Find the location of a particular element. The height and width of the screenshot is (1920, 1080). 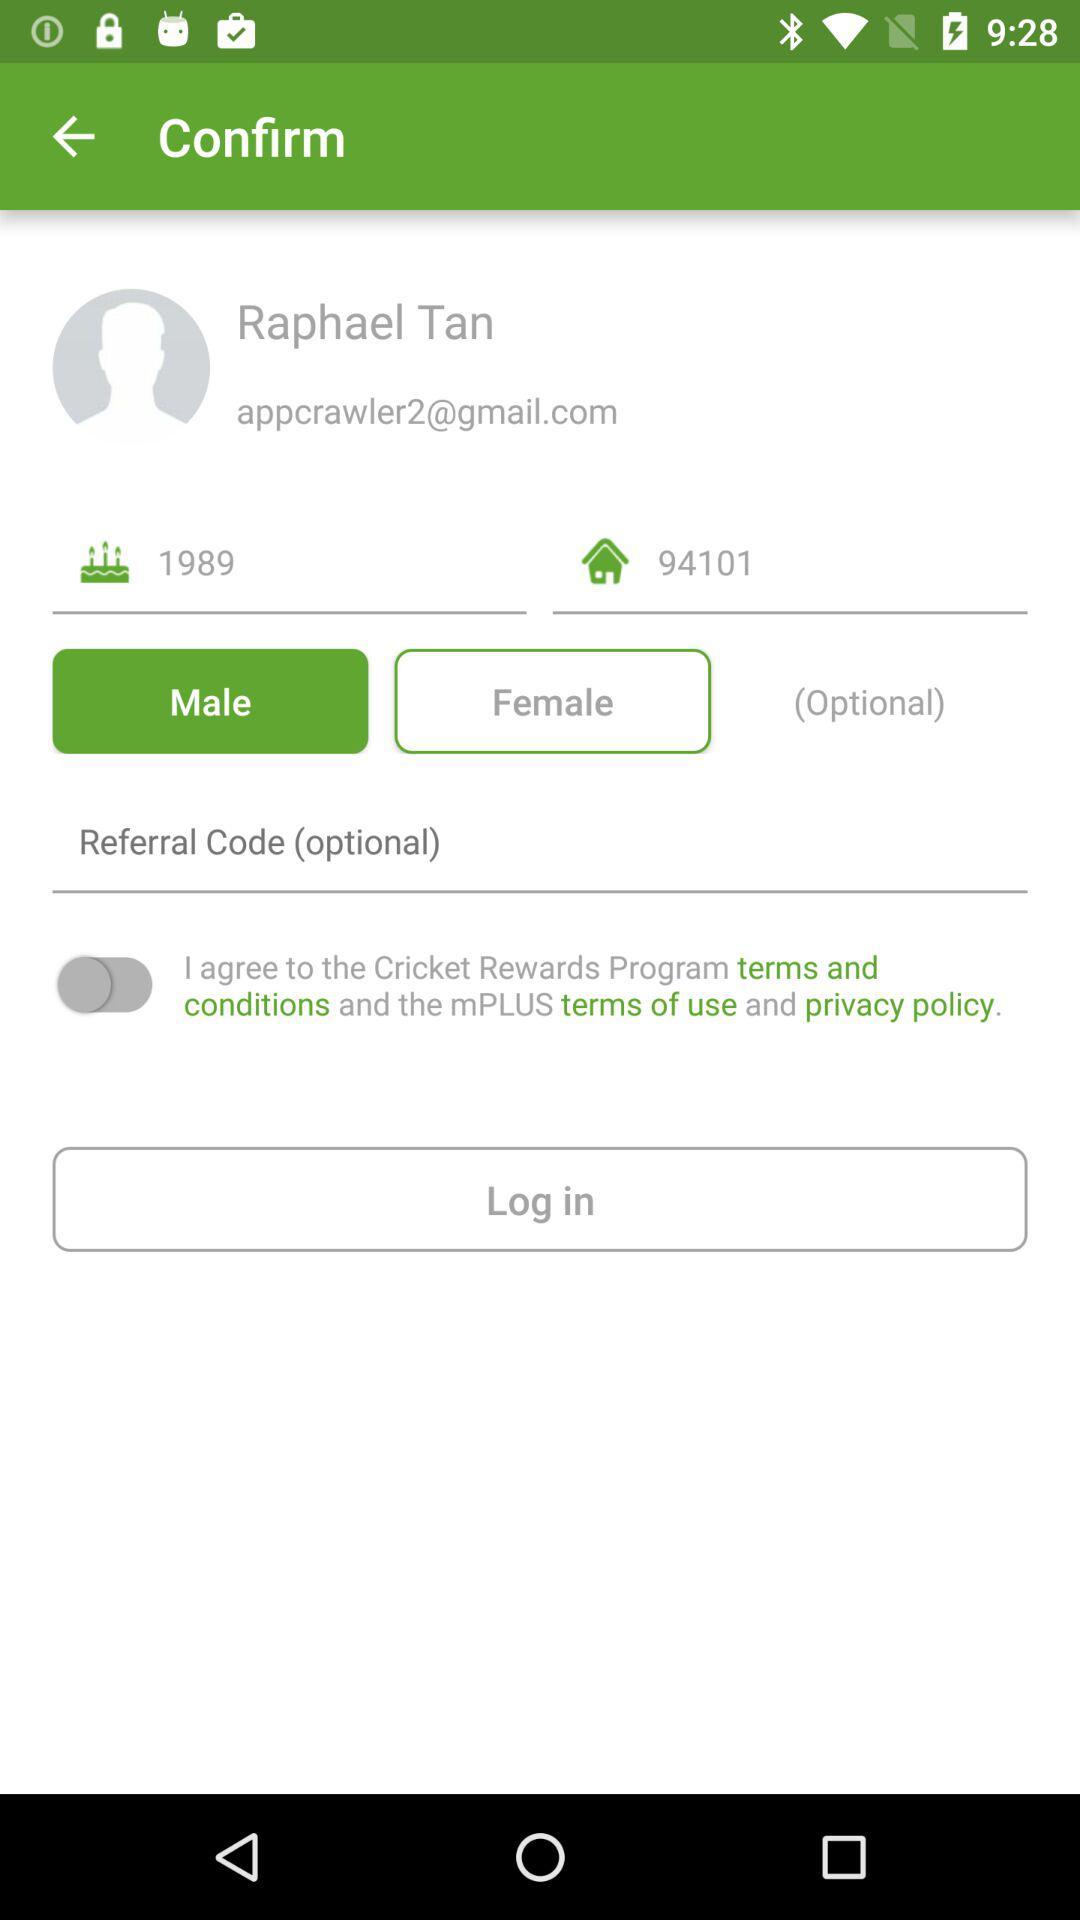

item to the left of the (optional) item is located at coordinates (552, 701).